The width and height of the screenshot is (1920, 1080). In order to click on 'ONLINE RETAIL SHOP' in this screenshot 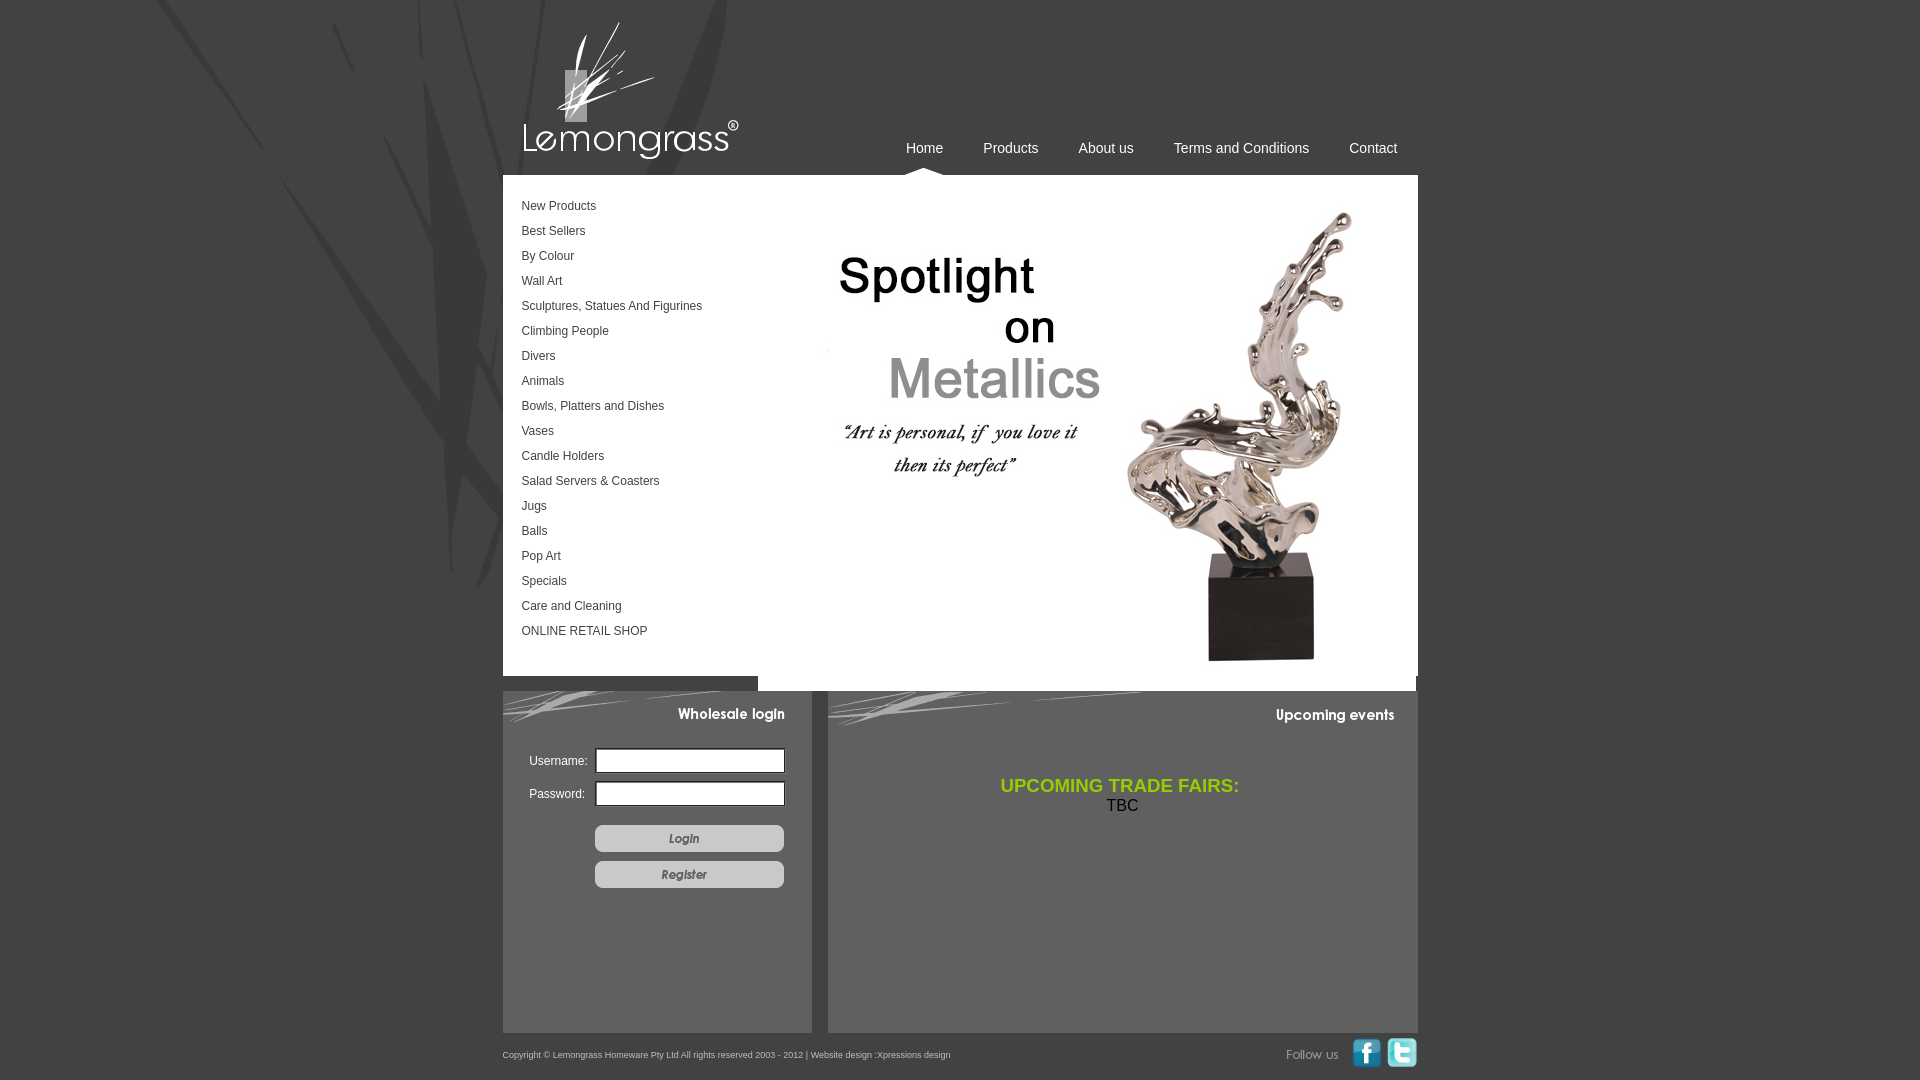, I will do `click(627, 632)`.